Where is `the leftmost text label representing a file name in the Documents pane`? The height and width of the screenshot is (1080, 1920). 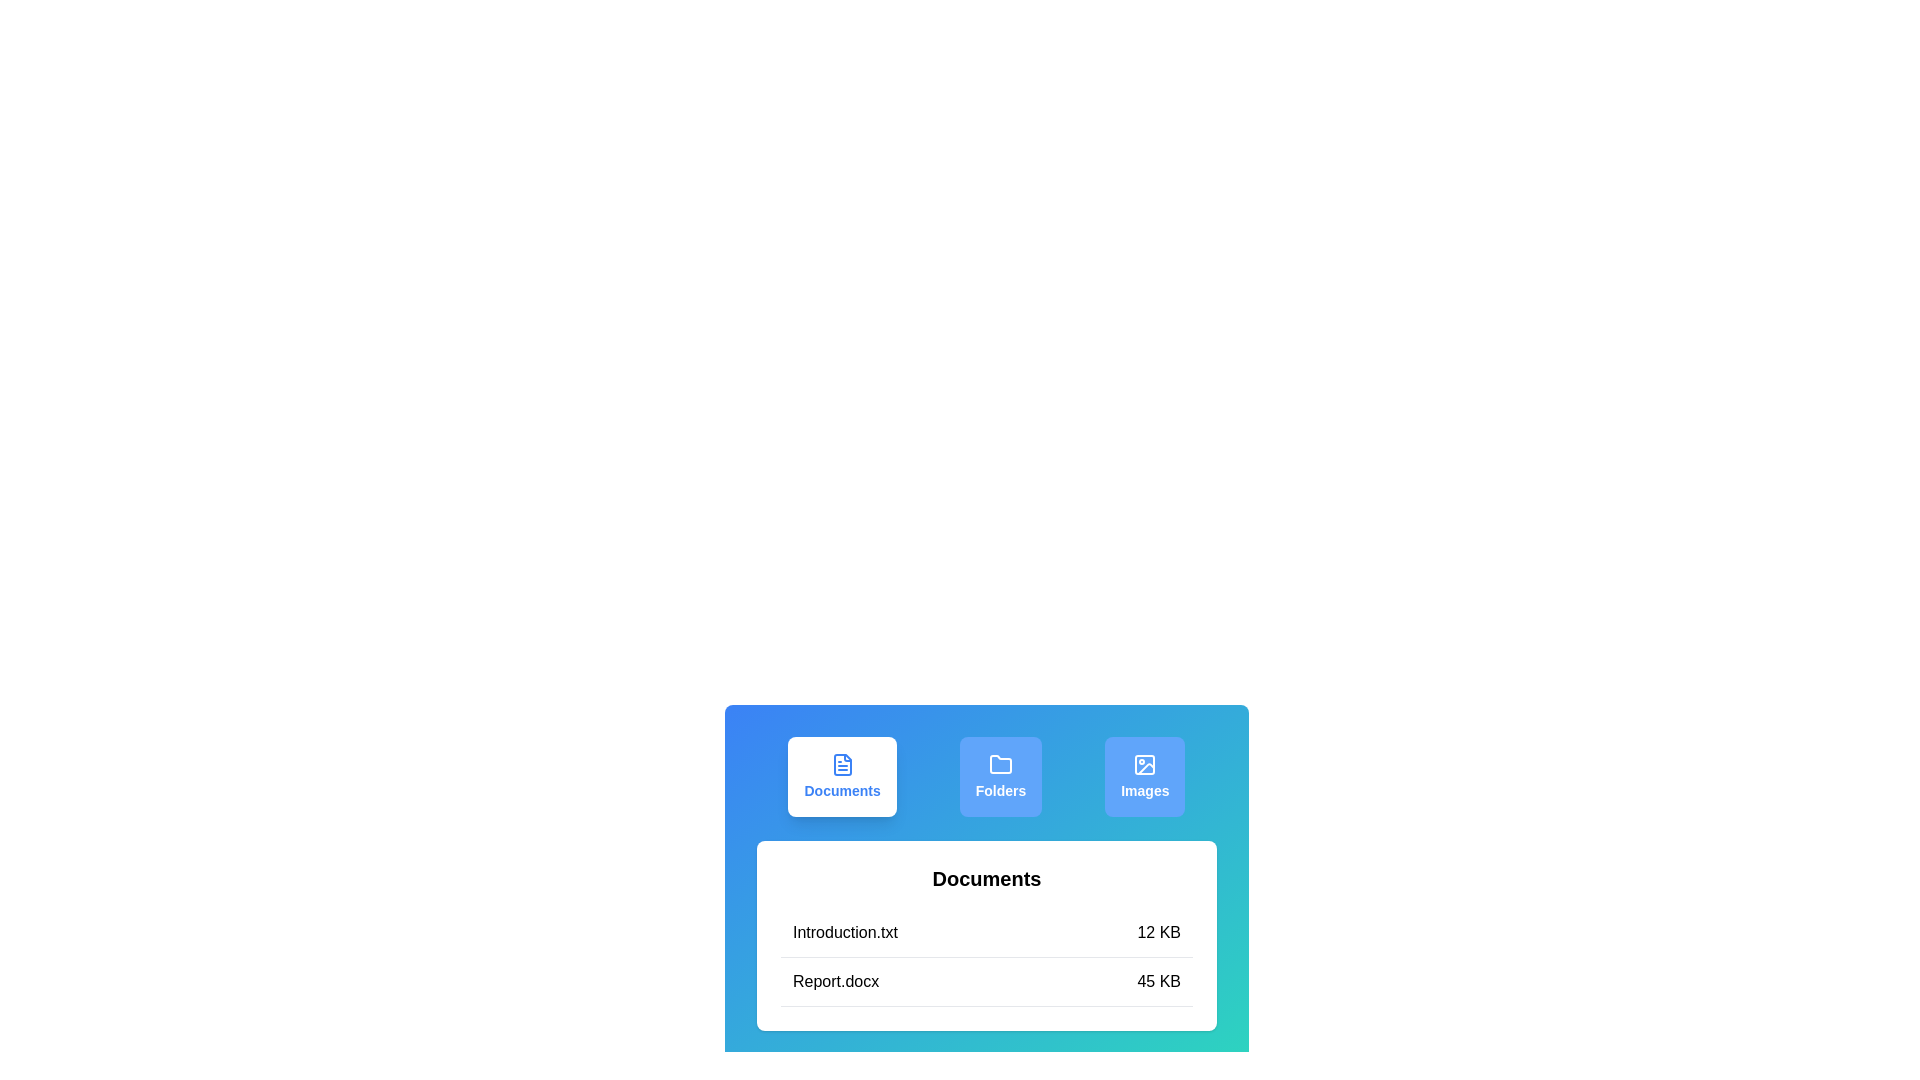
the leftmost text label representing a file name in the Documents pane is located at coordinates (836, 981).